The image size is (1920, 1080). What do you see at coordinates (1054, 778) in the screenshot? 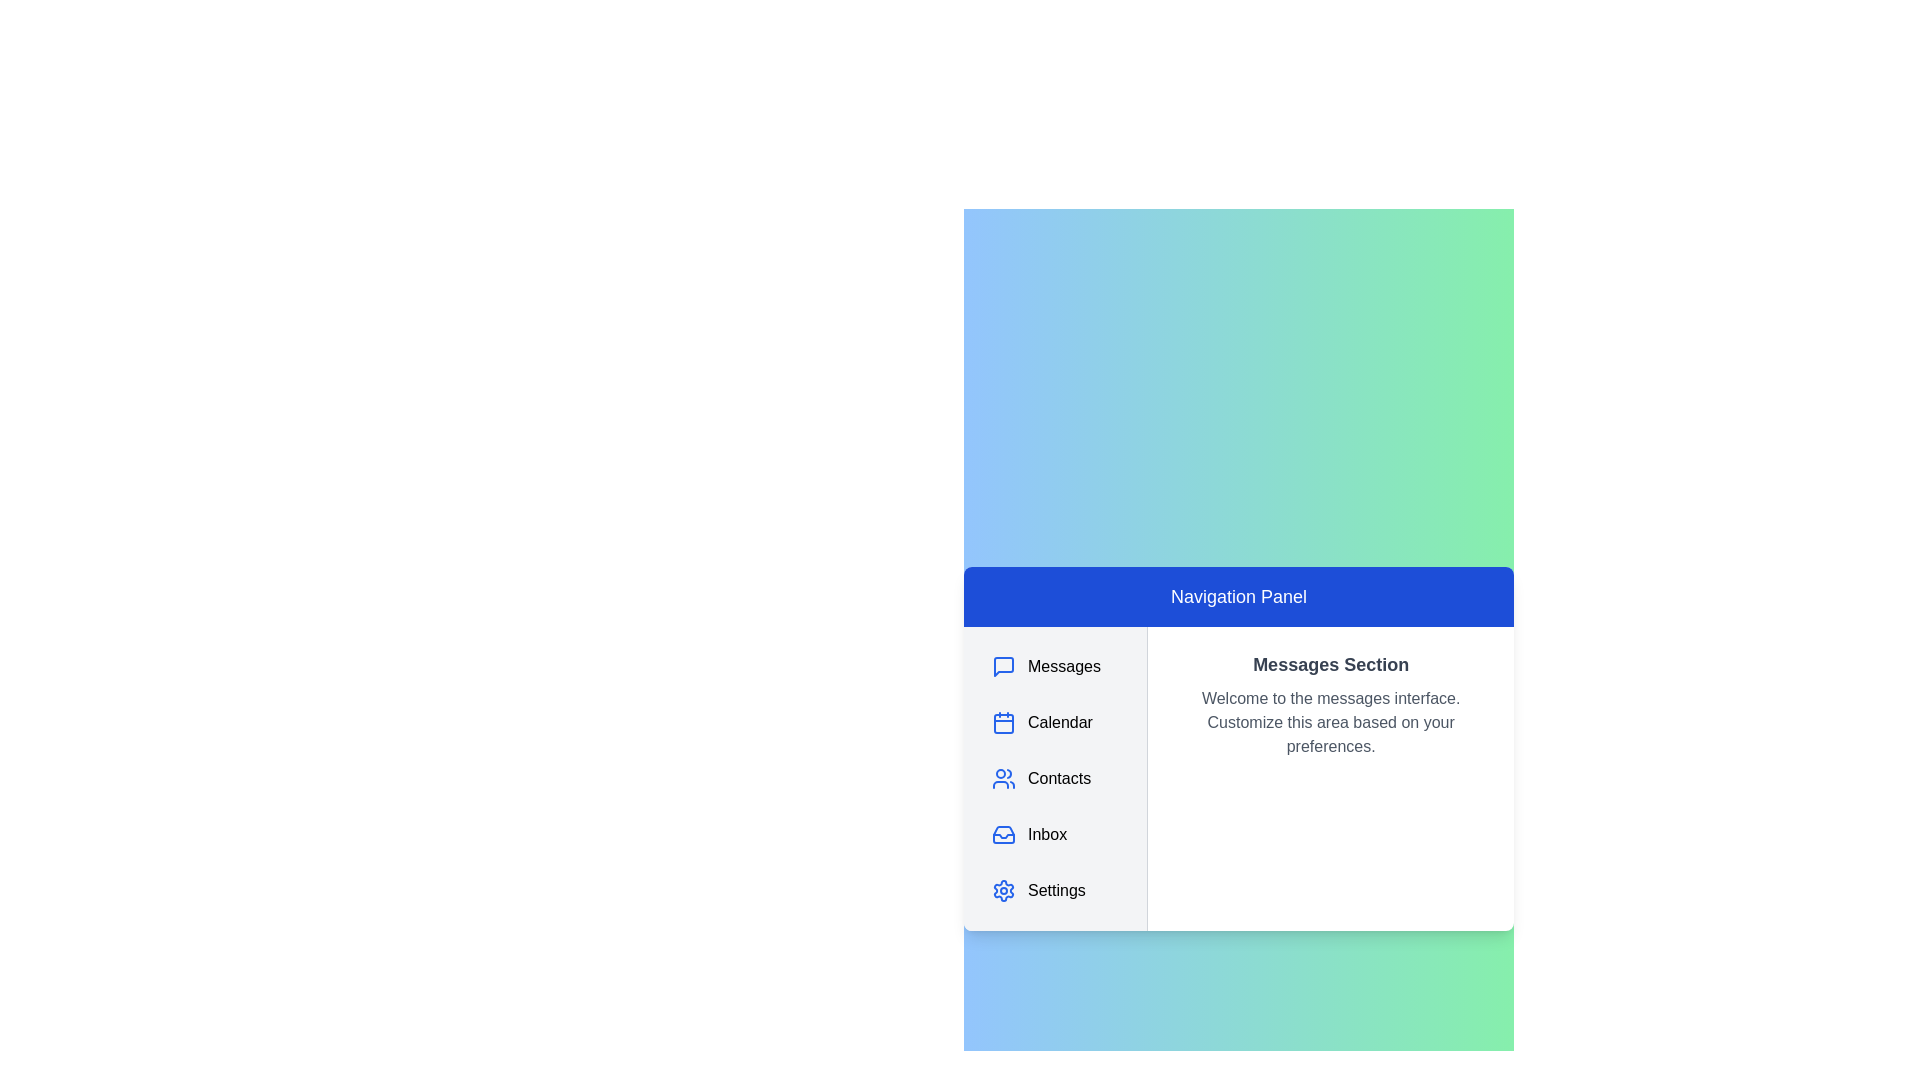
I see `the navigation item Contacts to highlight it` at bounding box center [1054, 778].